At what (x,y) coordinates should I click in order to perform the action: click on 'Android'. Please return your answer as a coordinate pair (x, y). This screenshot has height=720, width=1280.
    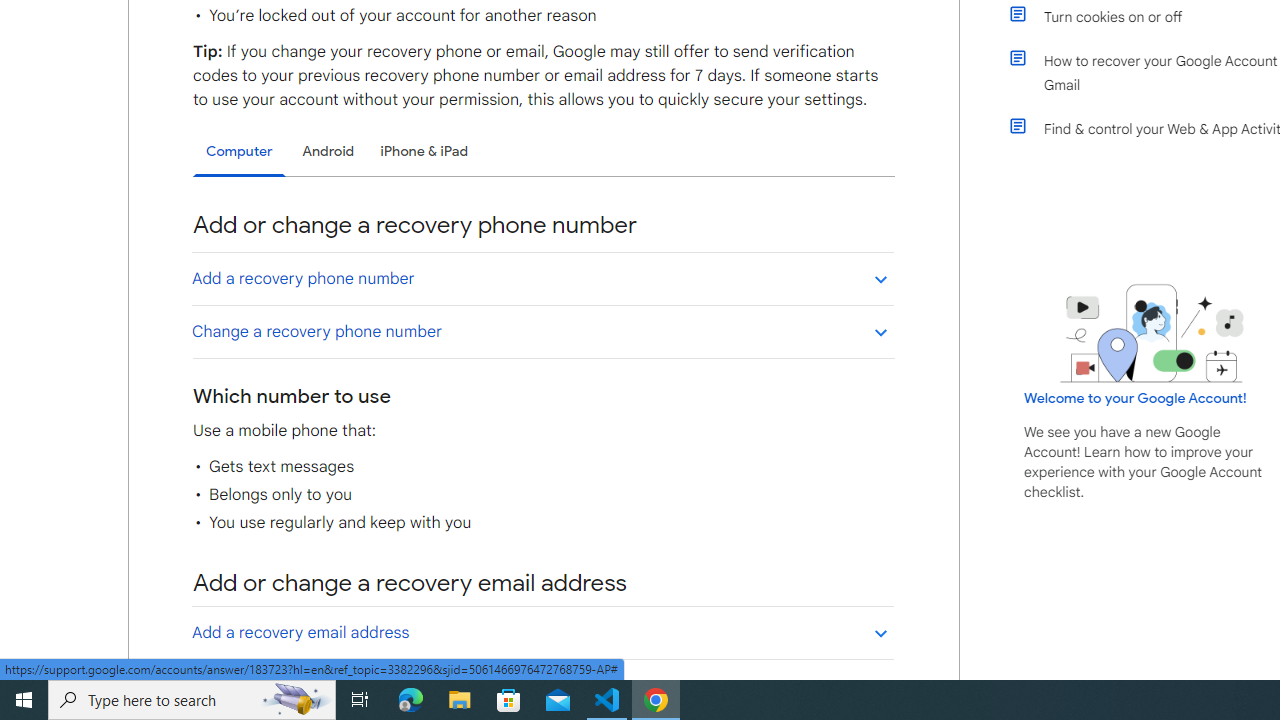
    Looking at the image, I should click on (328, 150).